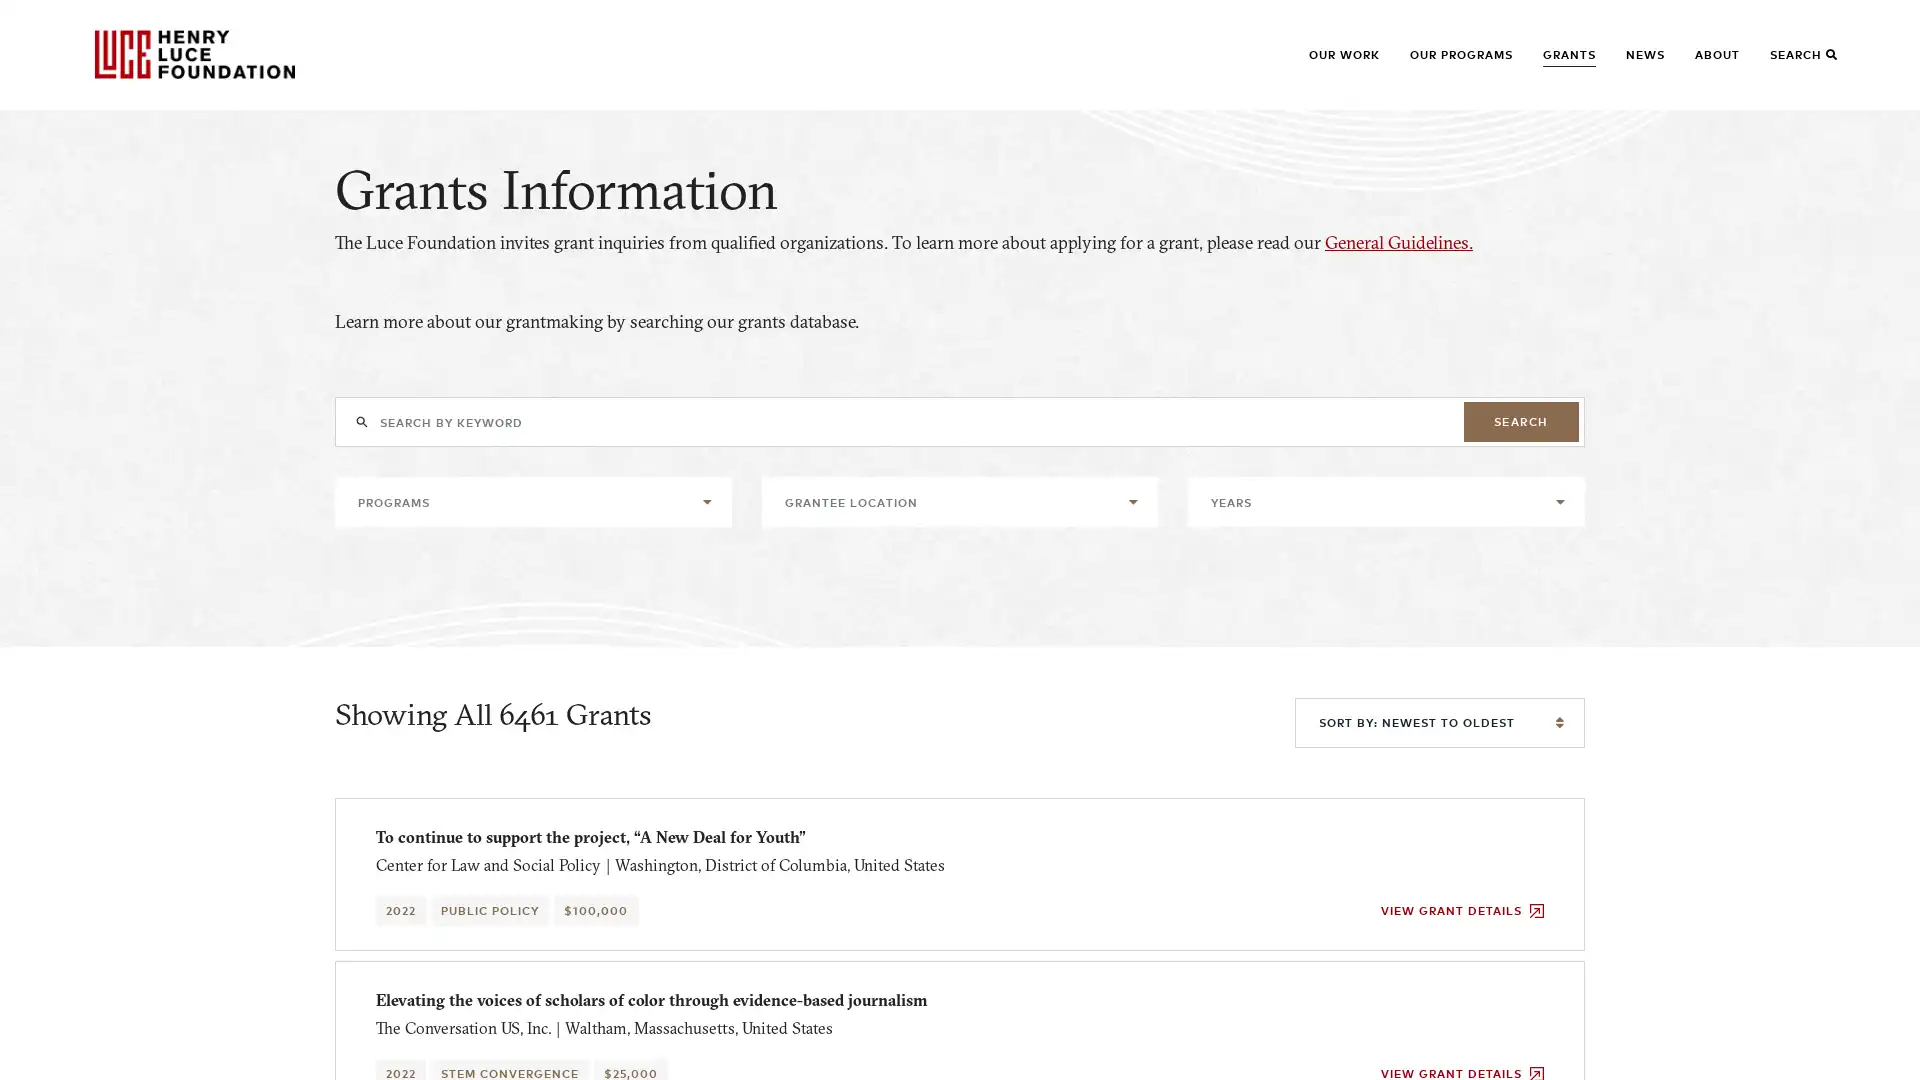 The image size is (1920, 1080). Describe the element at coordinates (532, 500) in the screenshot. I see `PROGRAMS` at that location.